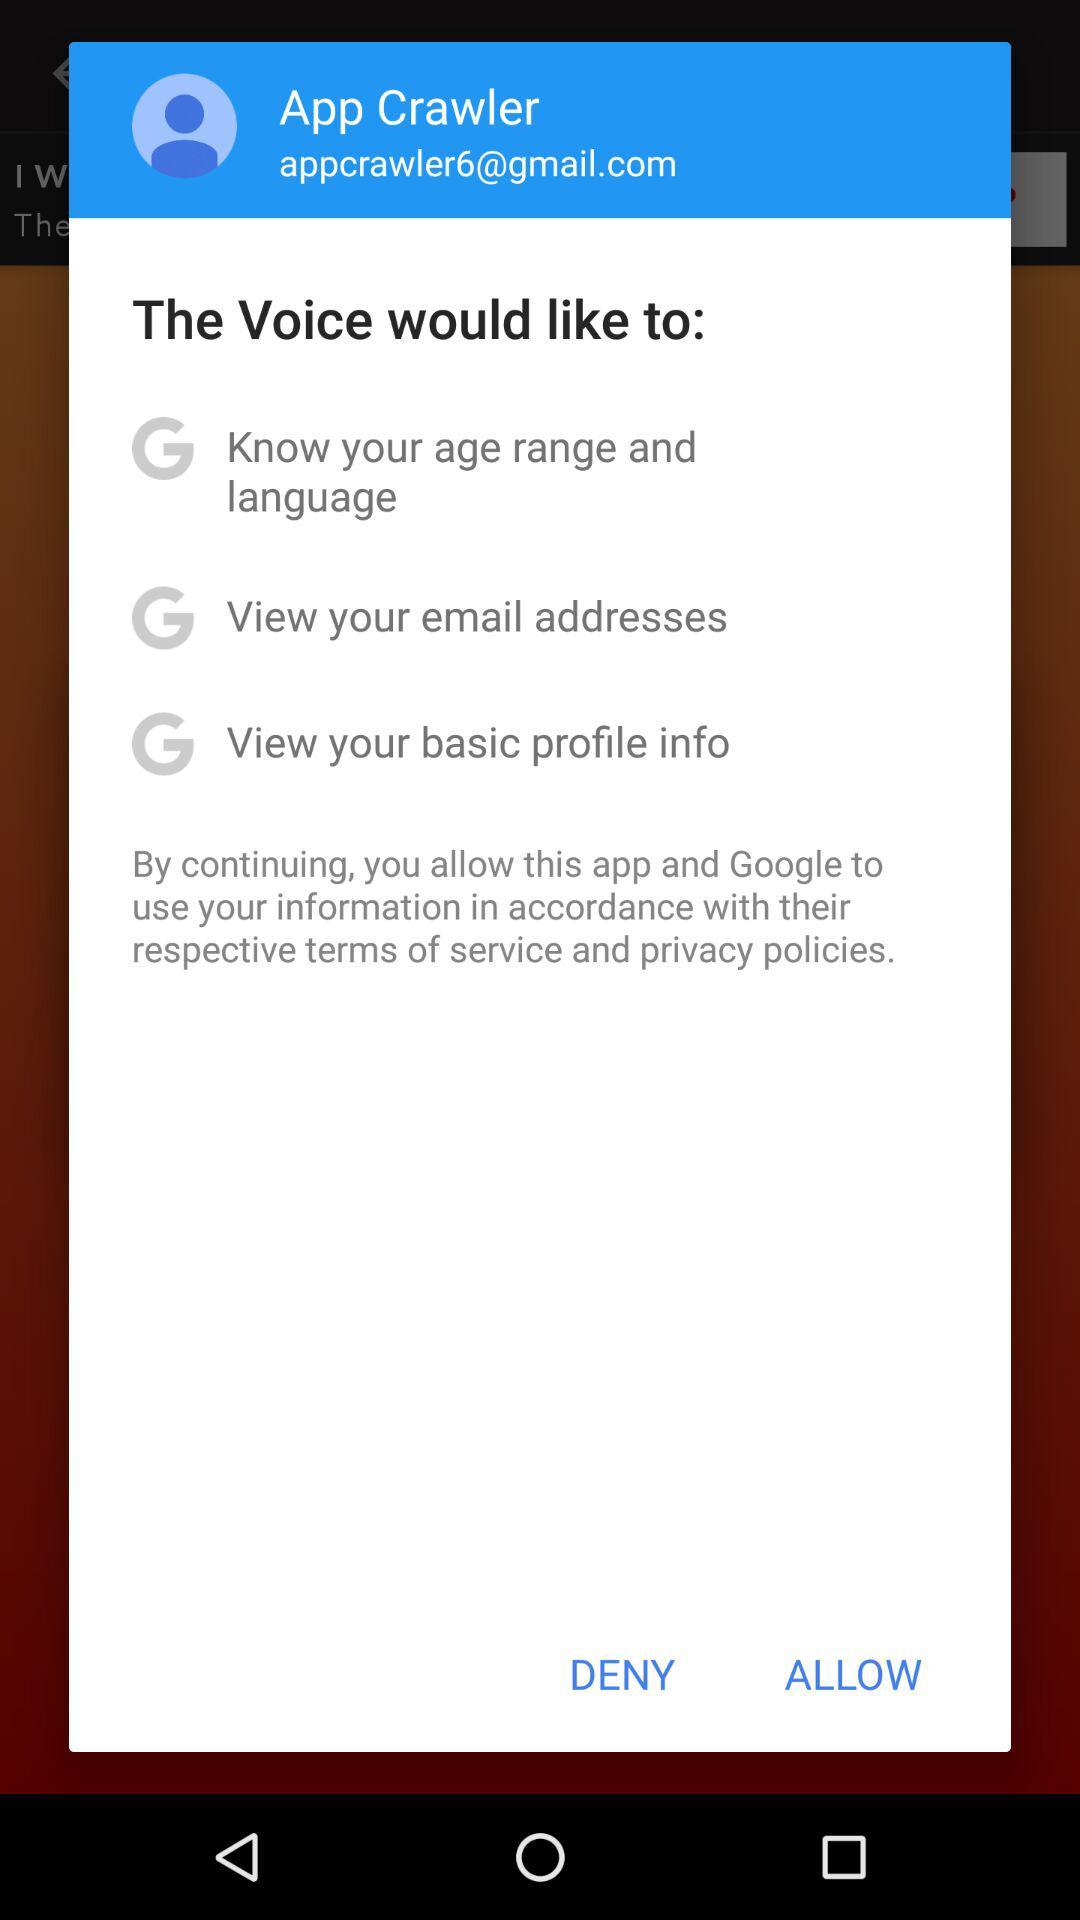  I want to click on app below by continuing you, so click(621, 1673).